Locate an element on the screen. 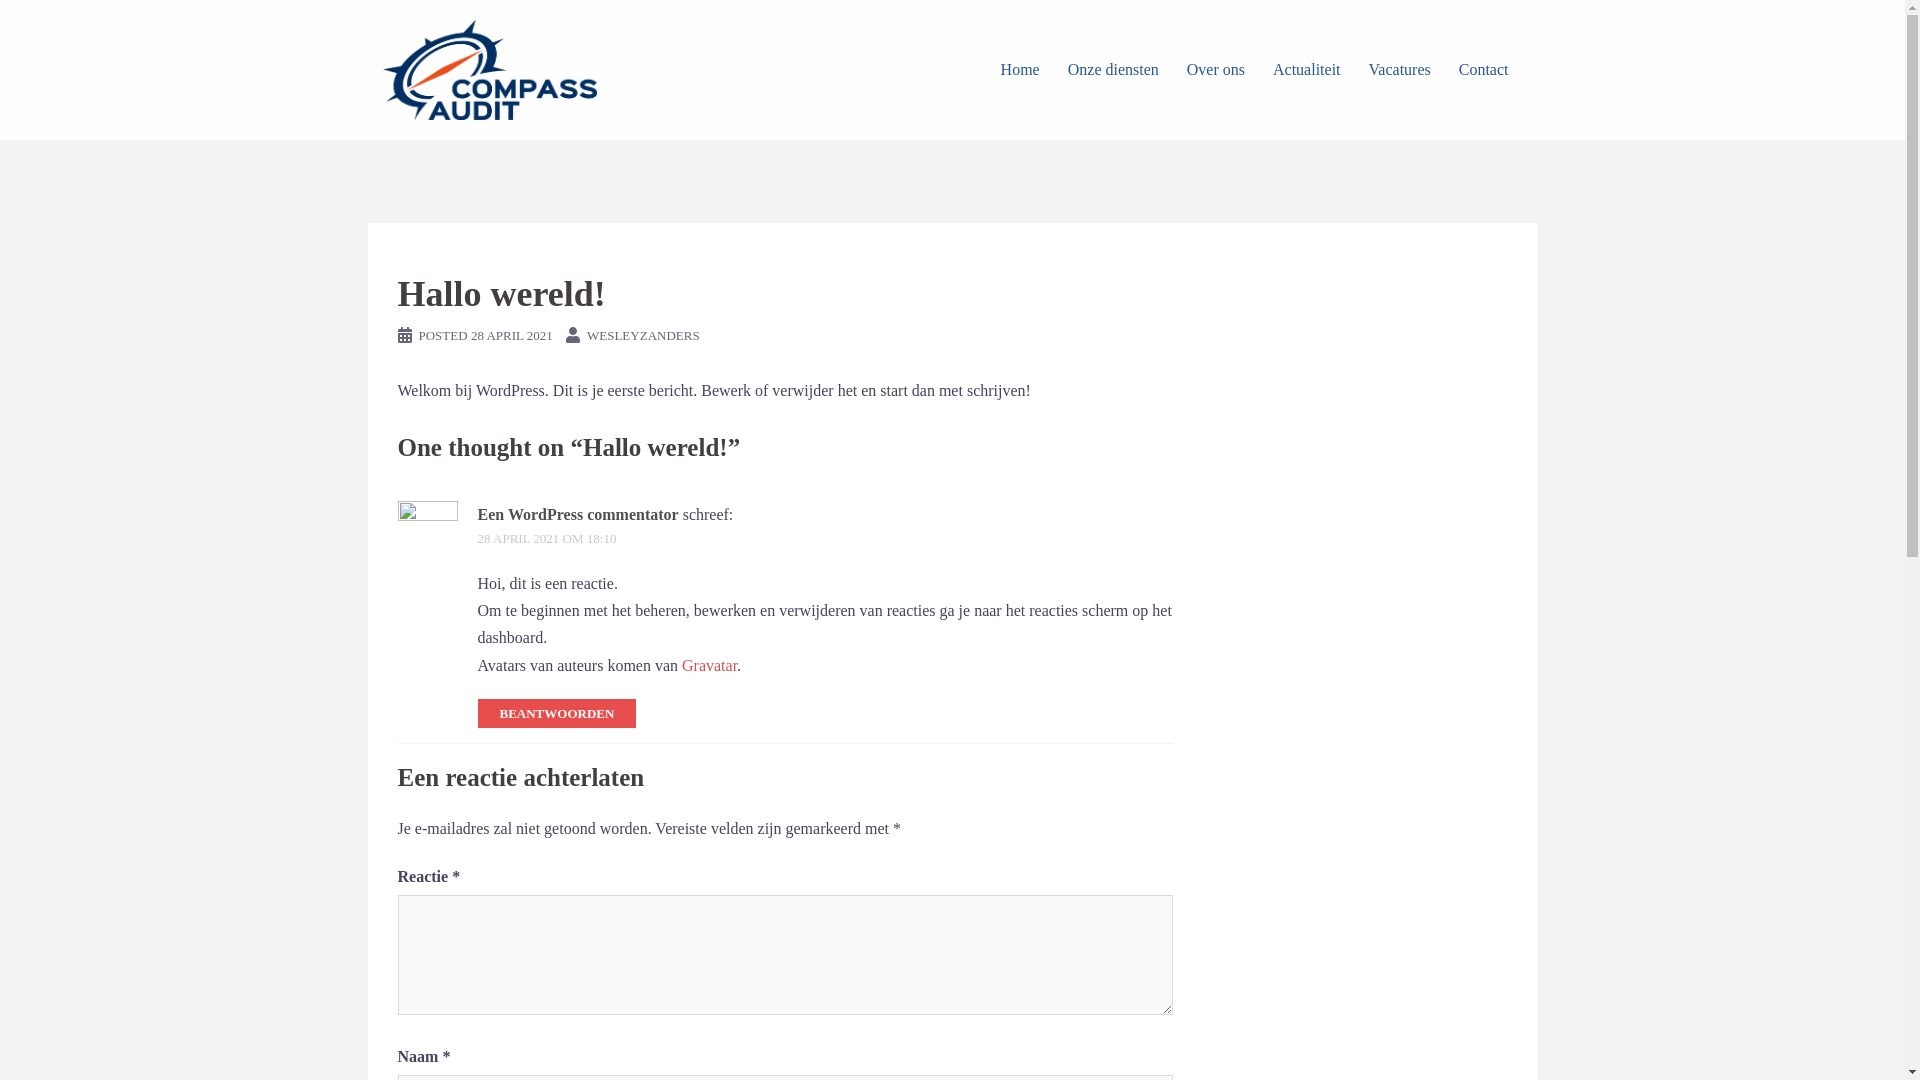 The height and width of the screenshot is (1080, 1920). 'Actualiteit' is located at coordinates (1271, 68).